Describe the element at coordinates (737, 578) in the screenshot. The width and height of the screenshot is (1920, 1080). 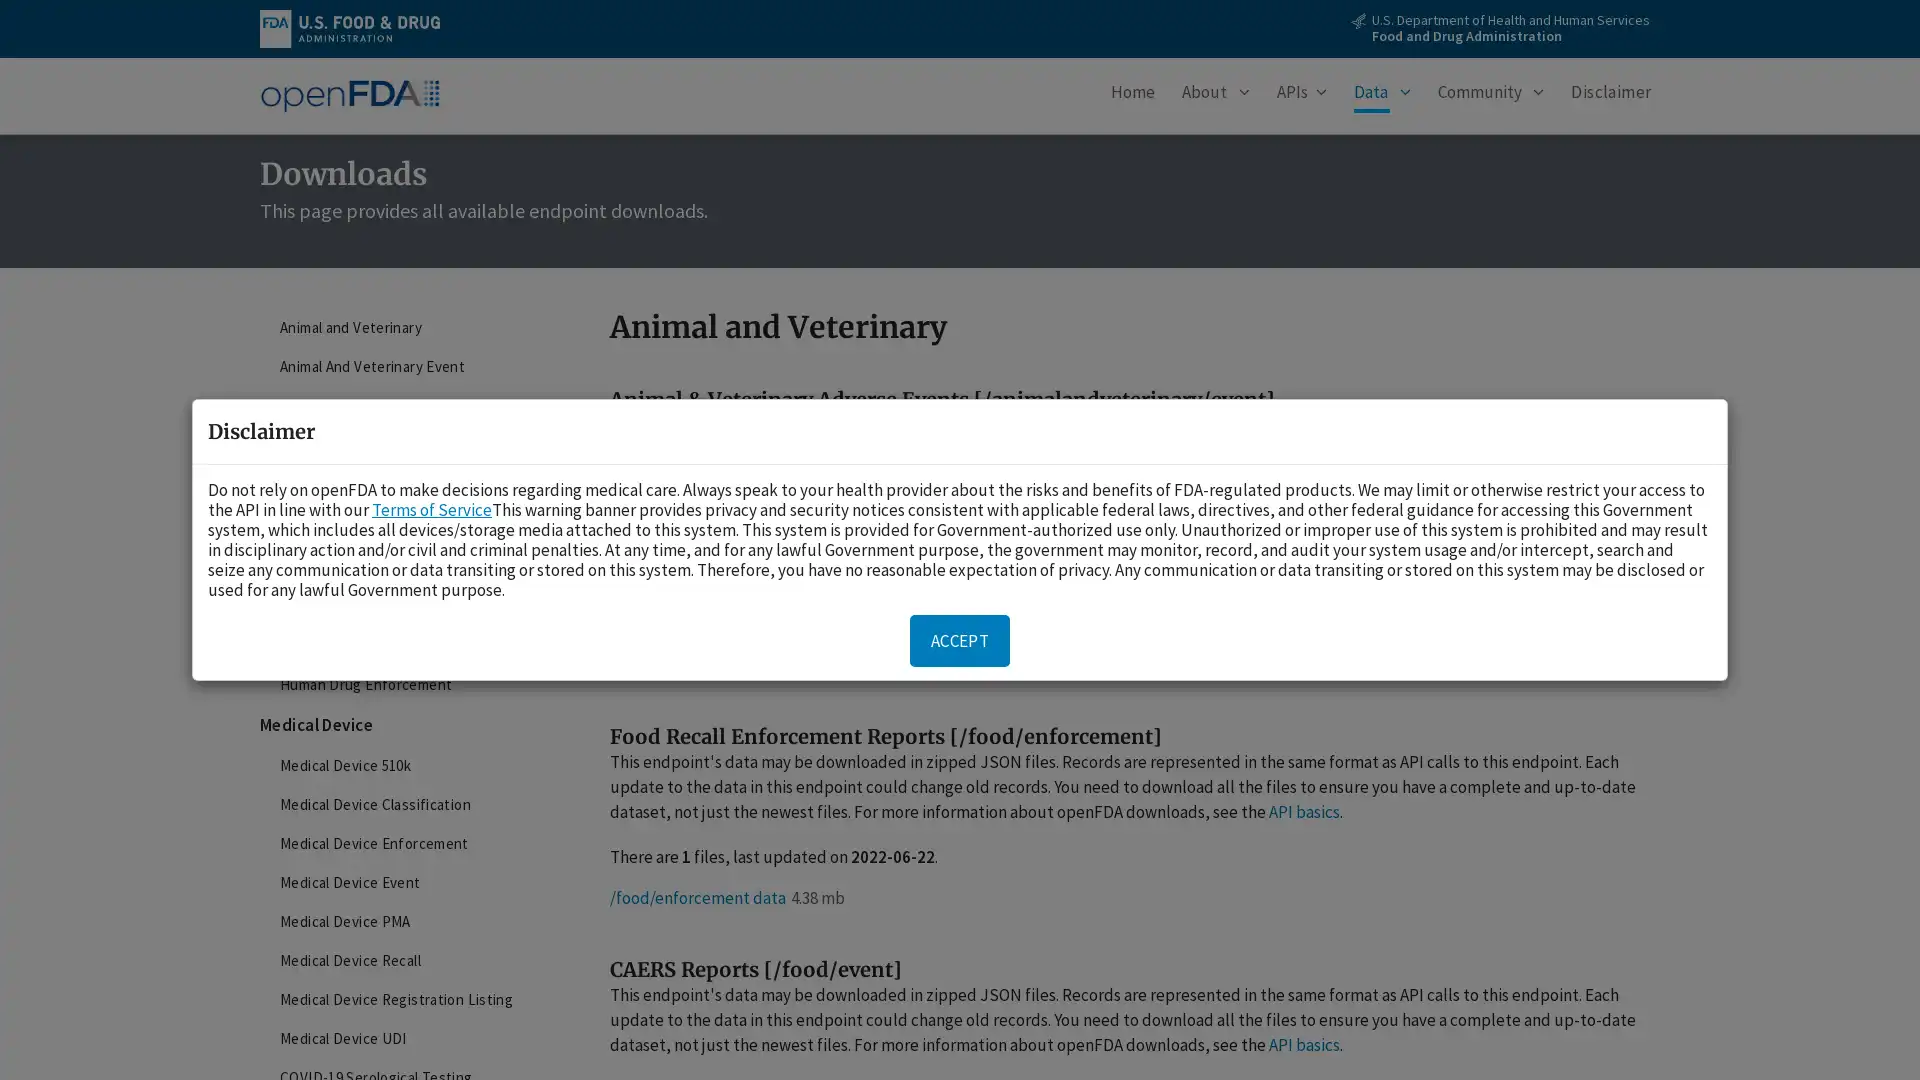
I see `Show all 141 download files` at that location.